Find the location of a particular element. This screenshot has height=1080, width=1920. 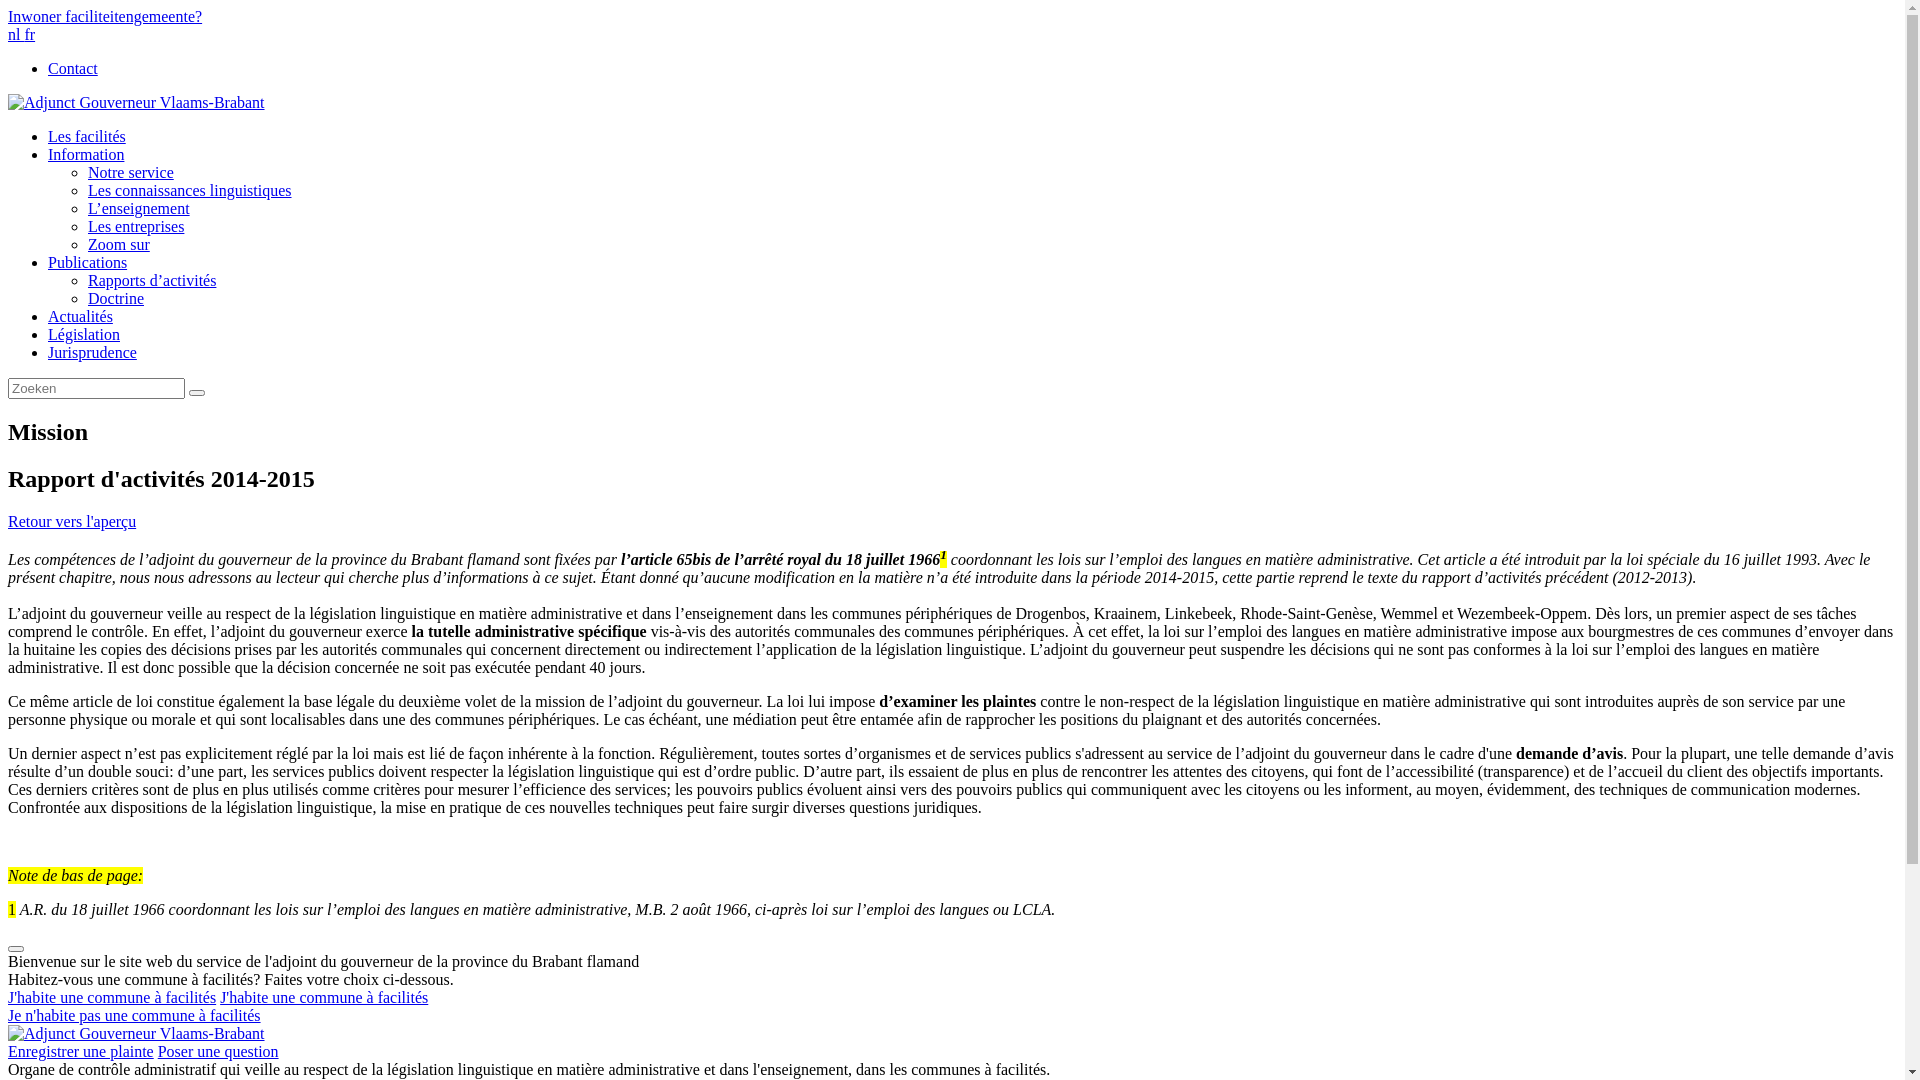

'Enregistrer une plainte' is located at coordinates (80, 1050).